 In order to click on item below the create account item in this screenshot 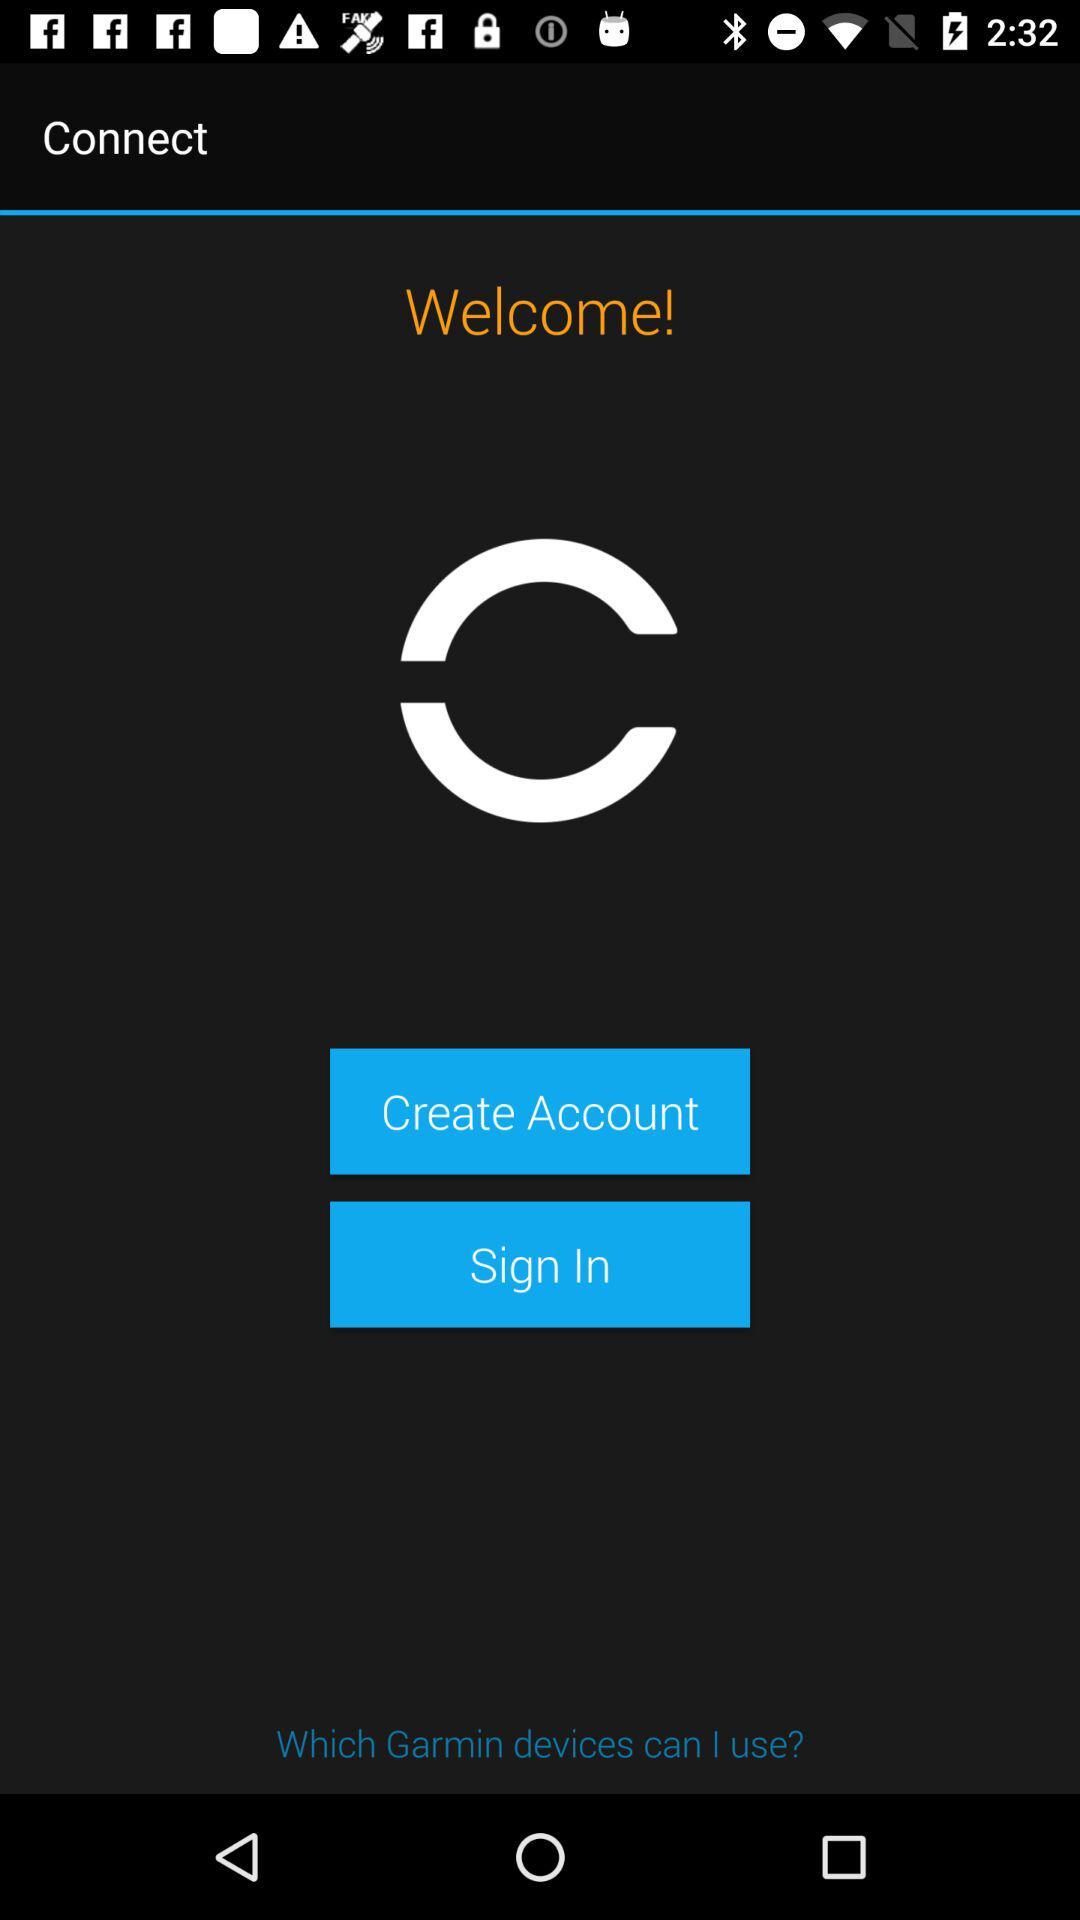, I will do `click(540, 1263)`.